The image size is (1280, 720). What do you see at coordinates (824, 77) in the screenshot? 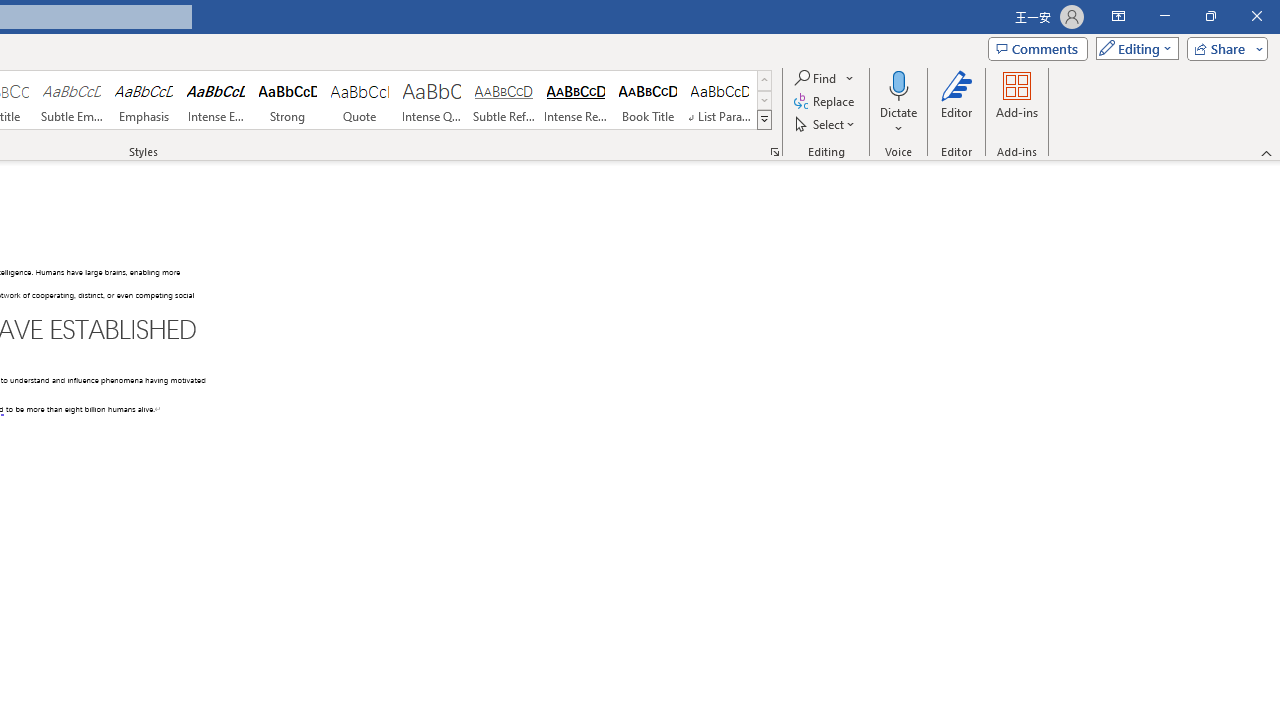
I see `'Find'` at bounding box center [824, 77].